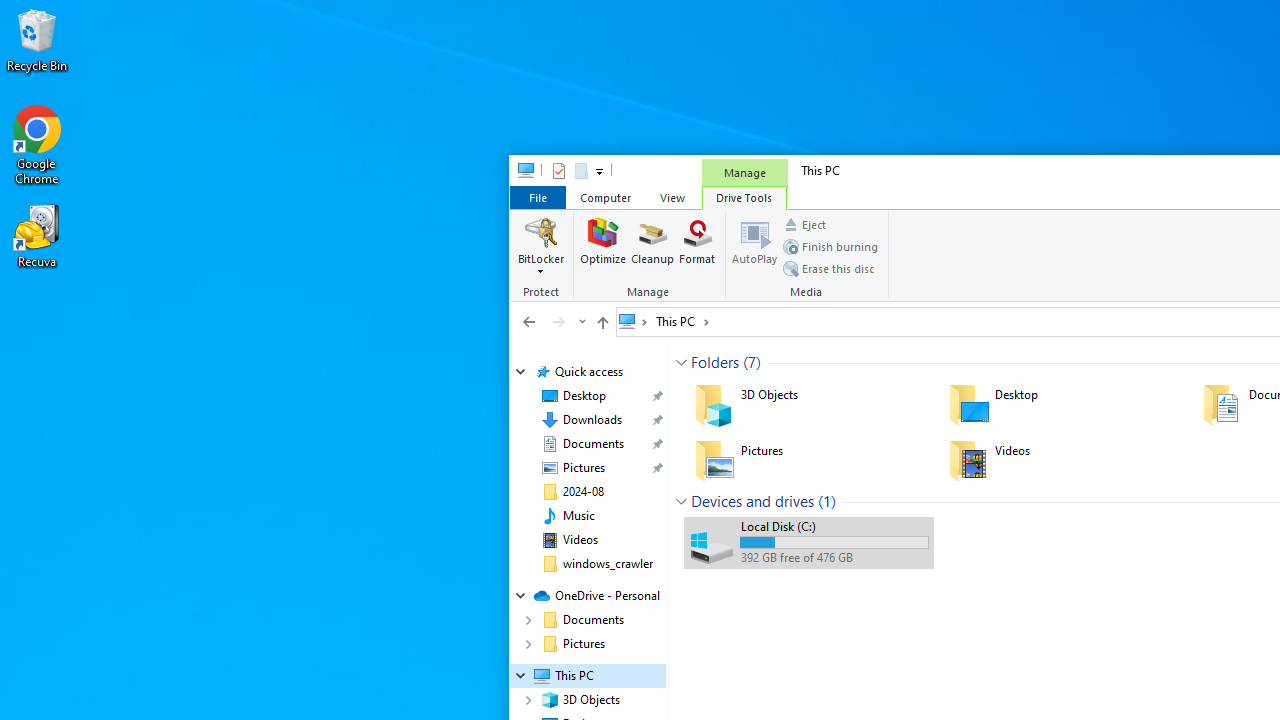  What do you see at coordinates (577, 514) in the screenshot?
I see `'Music'` at bounding box center [577, 514].